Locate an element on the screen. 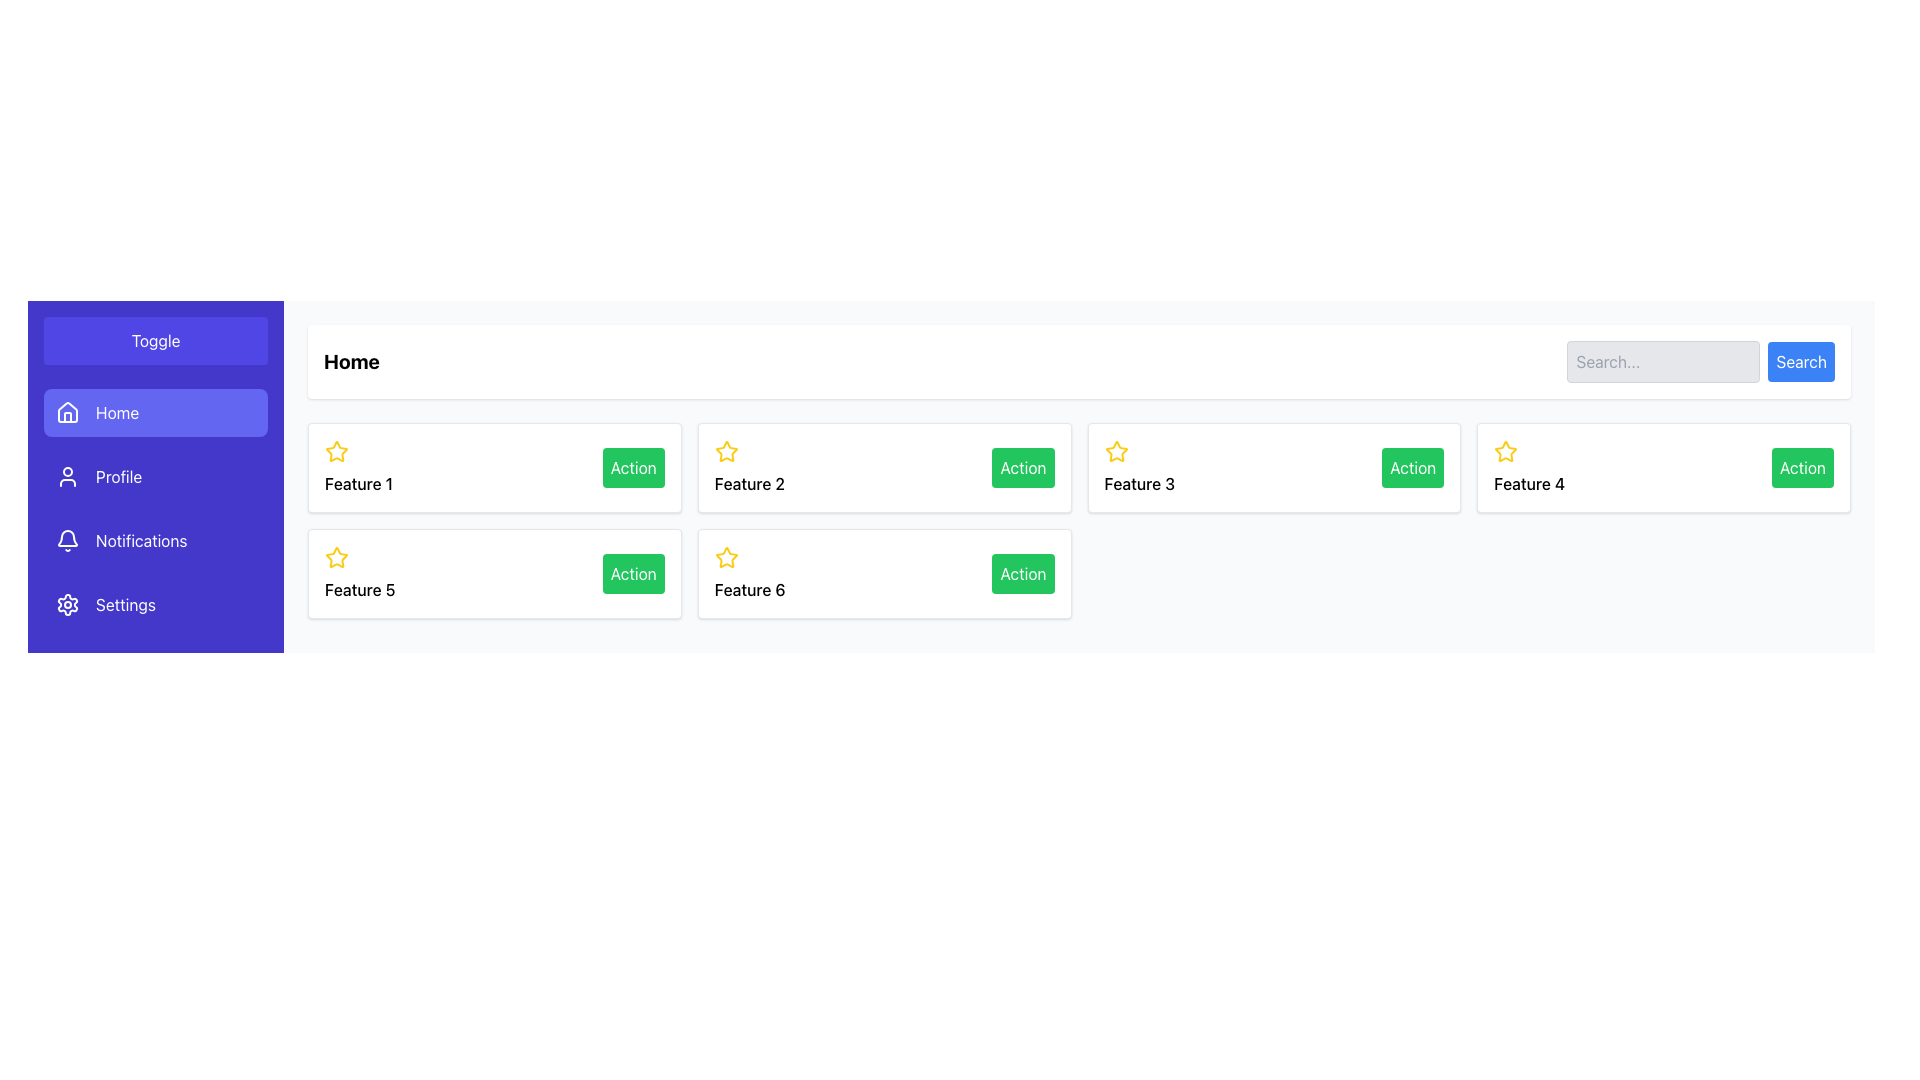 The height and width of the screenshot is (1080, 1920). the 'Feature 2' text label located in the second card of the middle row to possibly reveal additional information is located at coordinates (748, 483).